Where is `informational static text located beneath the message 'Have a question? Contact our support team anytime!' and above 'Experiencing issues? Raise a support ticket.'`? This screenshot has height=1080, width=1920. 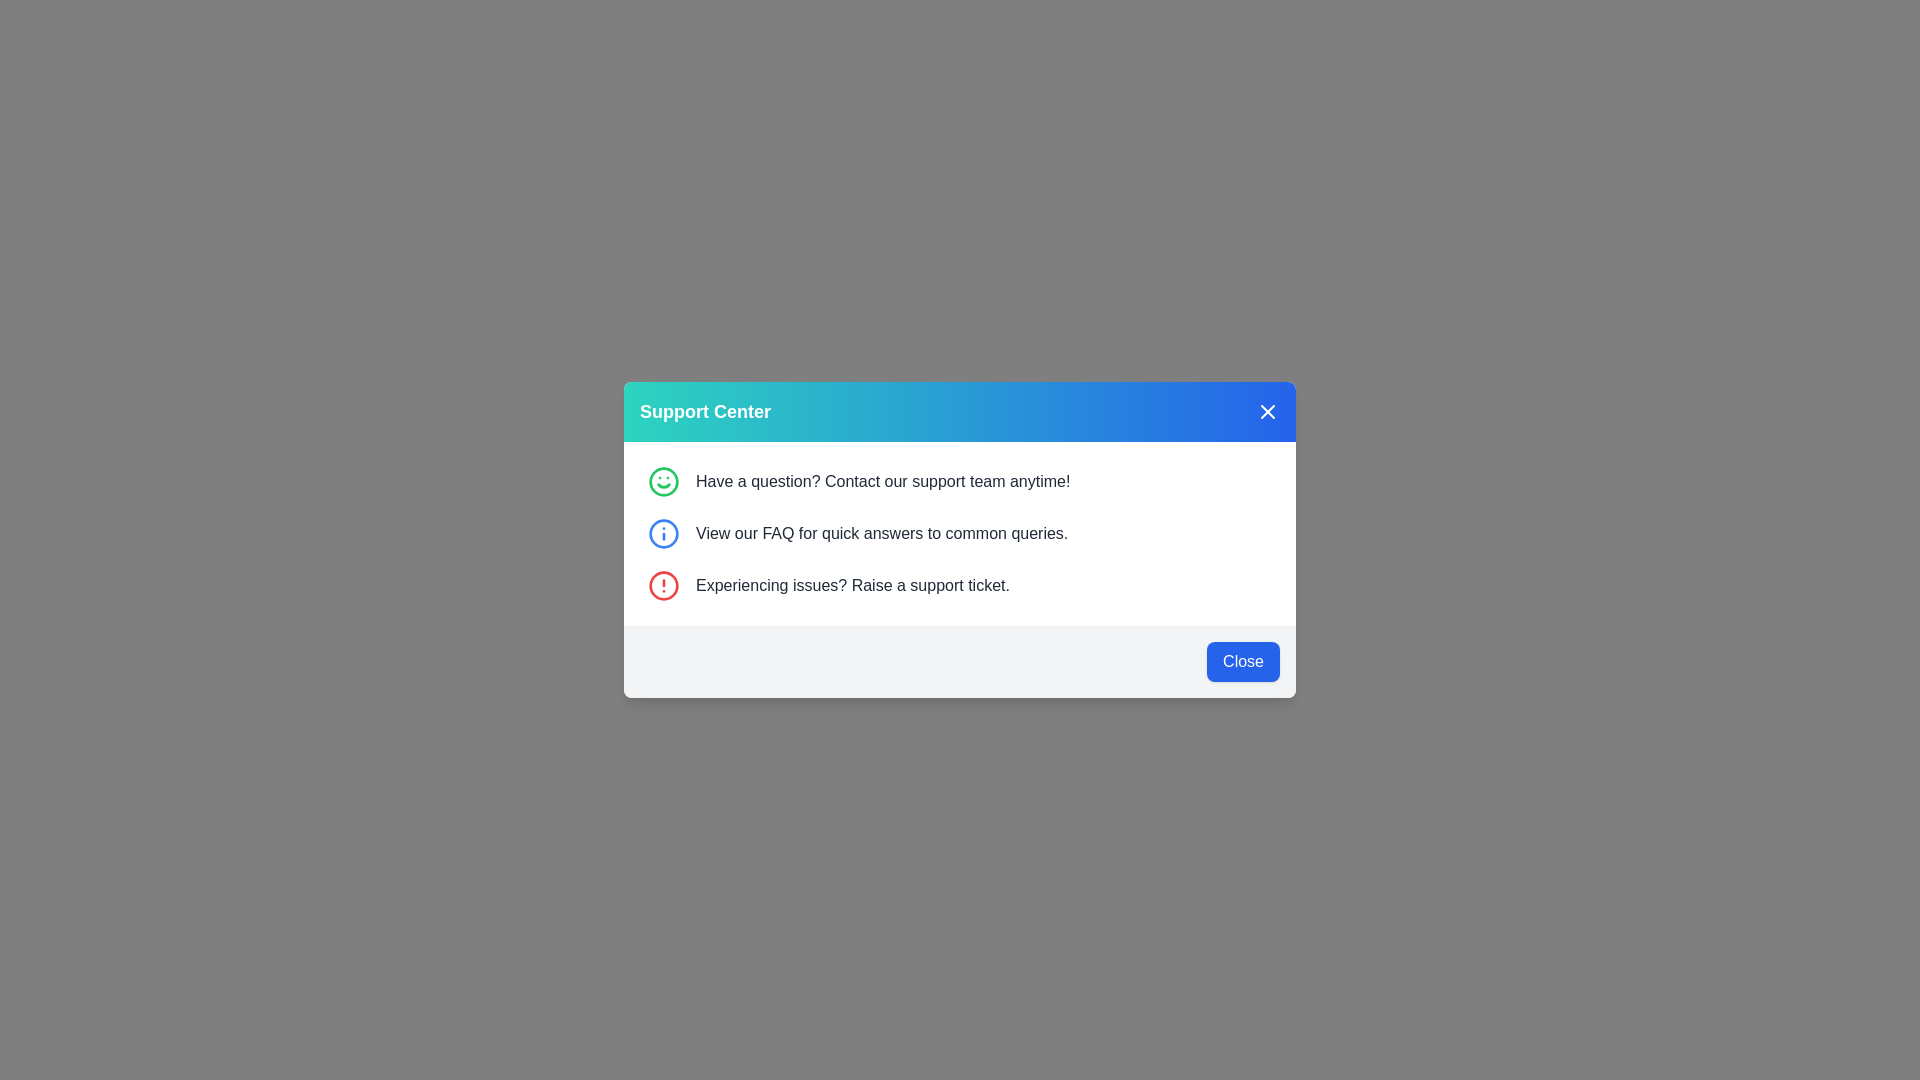 informational static text located beneath the message 'Have a question? Contact our support team anytime!' and above 'Experiencing issues? Raise a support ticket.' is located at coordinates (881, 532).